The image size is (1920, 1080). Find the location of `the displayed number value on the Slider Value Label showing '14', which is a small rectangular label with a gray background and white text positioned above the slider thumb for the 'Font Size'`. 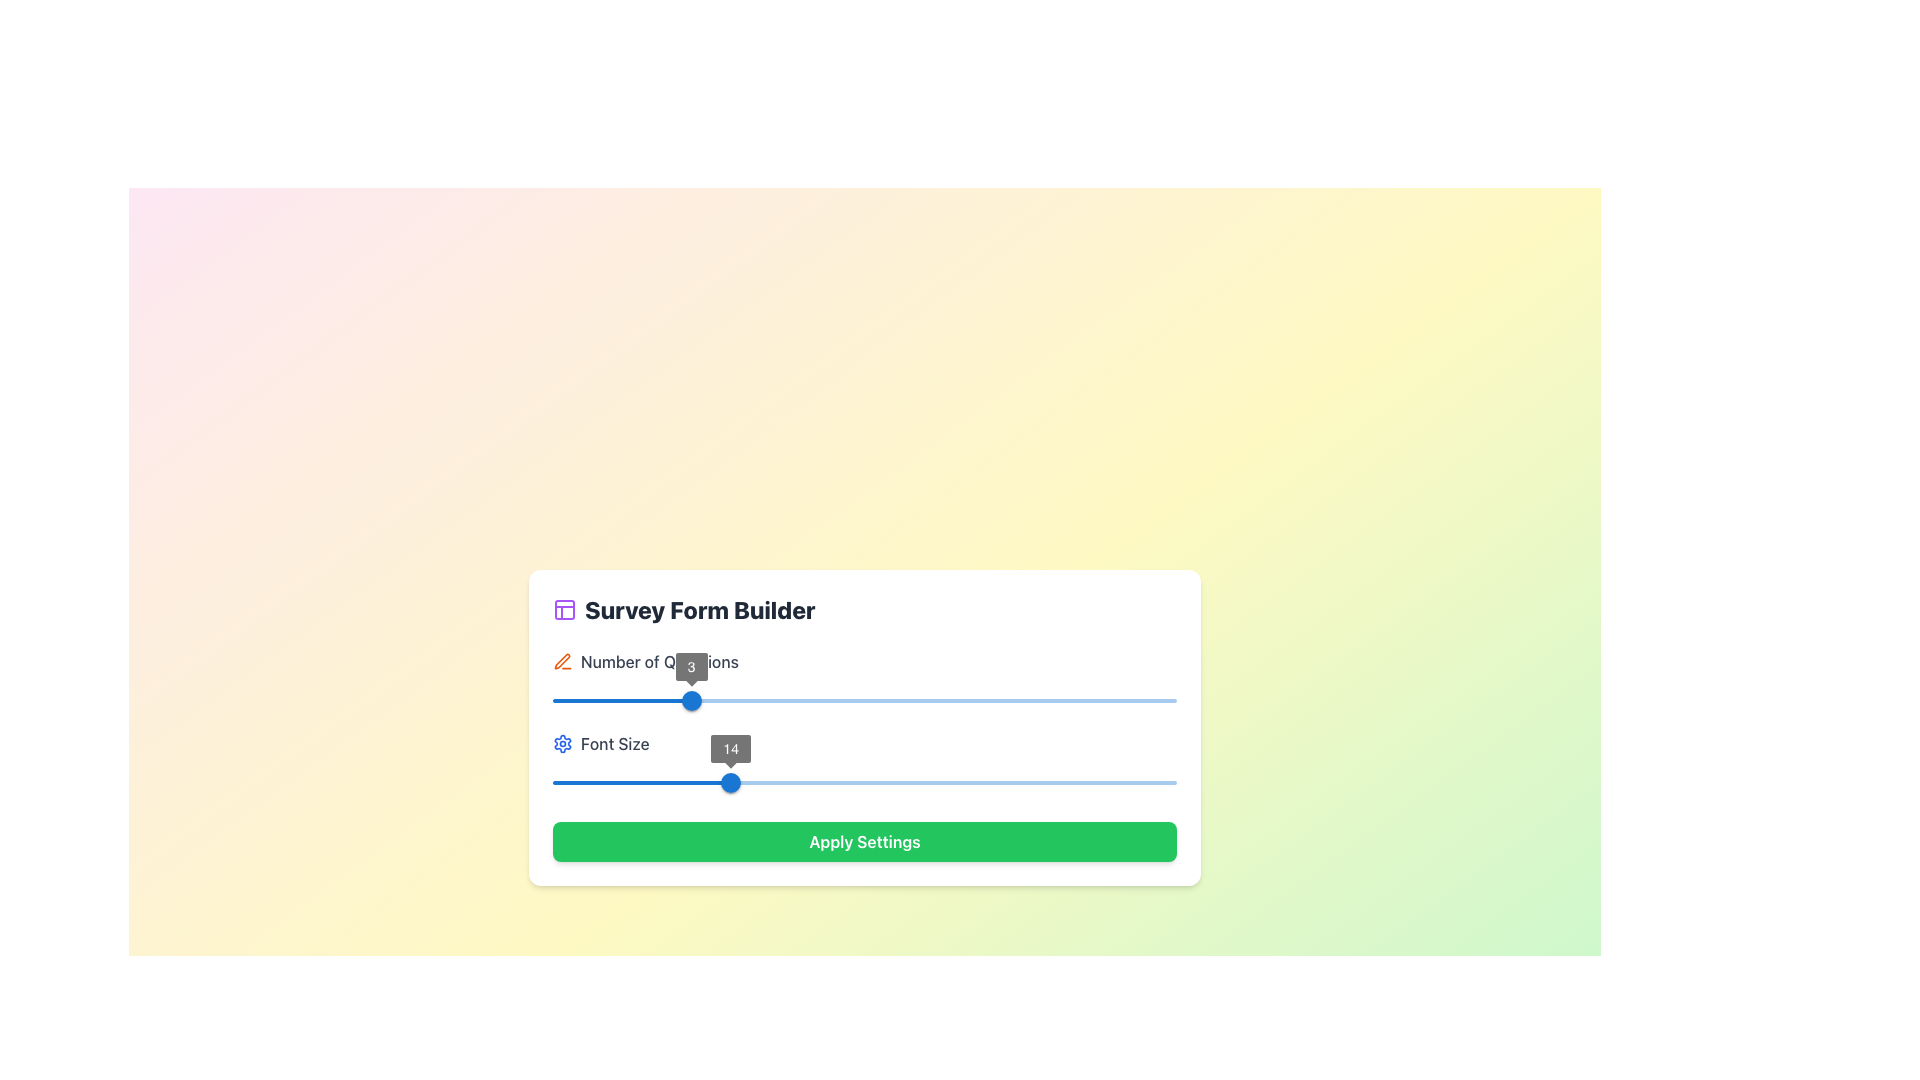

the displayed number value on the Slider Value Label showing '14', which is a small rectangular label with a gray background and white text positioned above the slider thumb for the 'Font Size' is located at coordinates (730, 748).